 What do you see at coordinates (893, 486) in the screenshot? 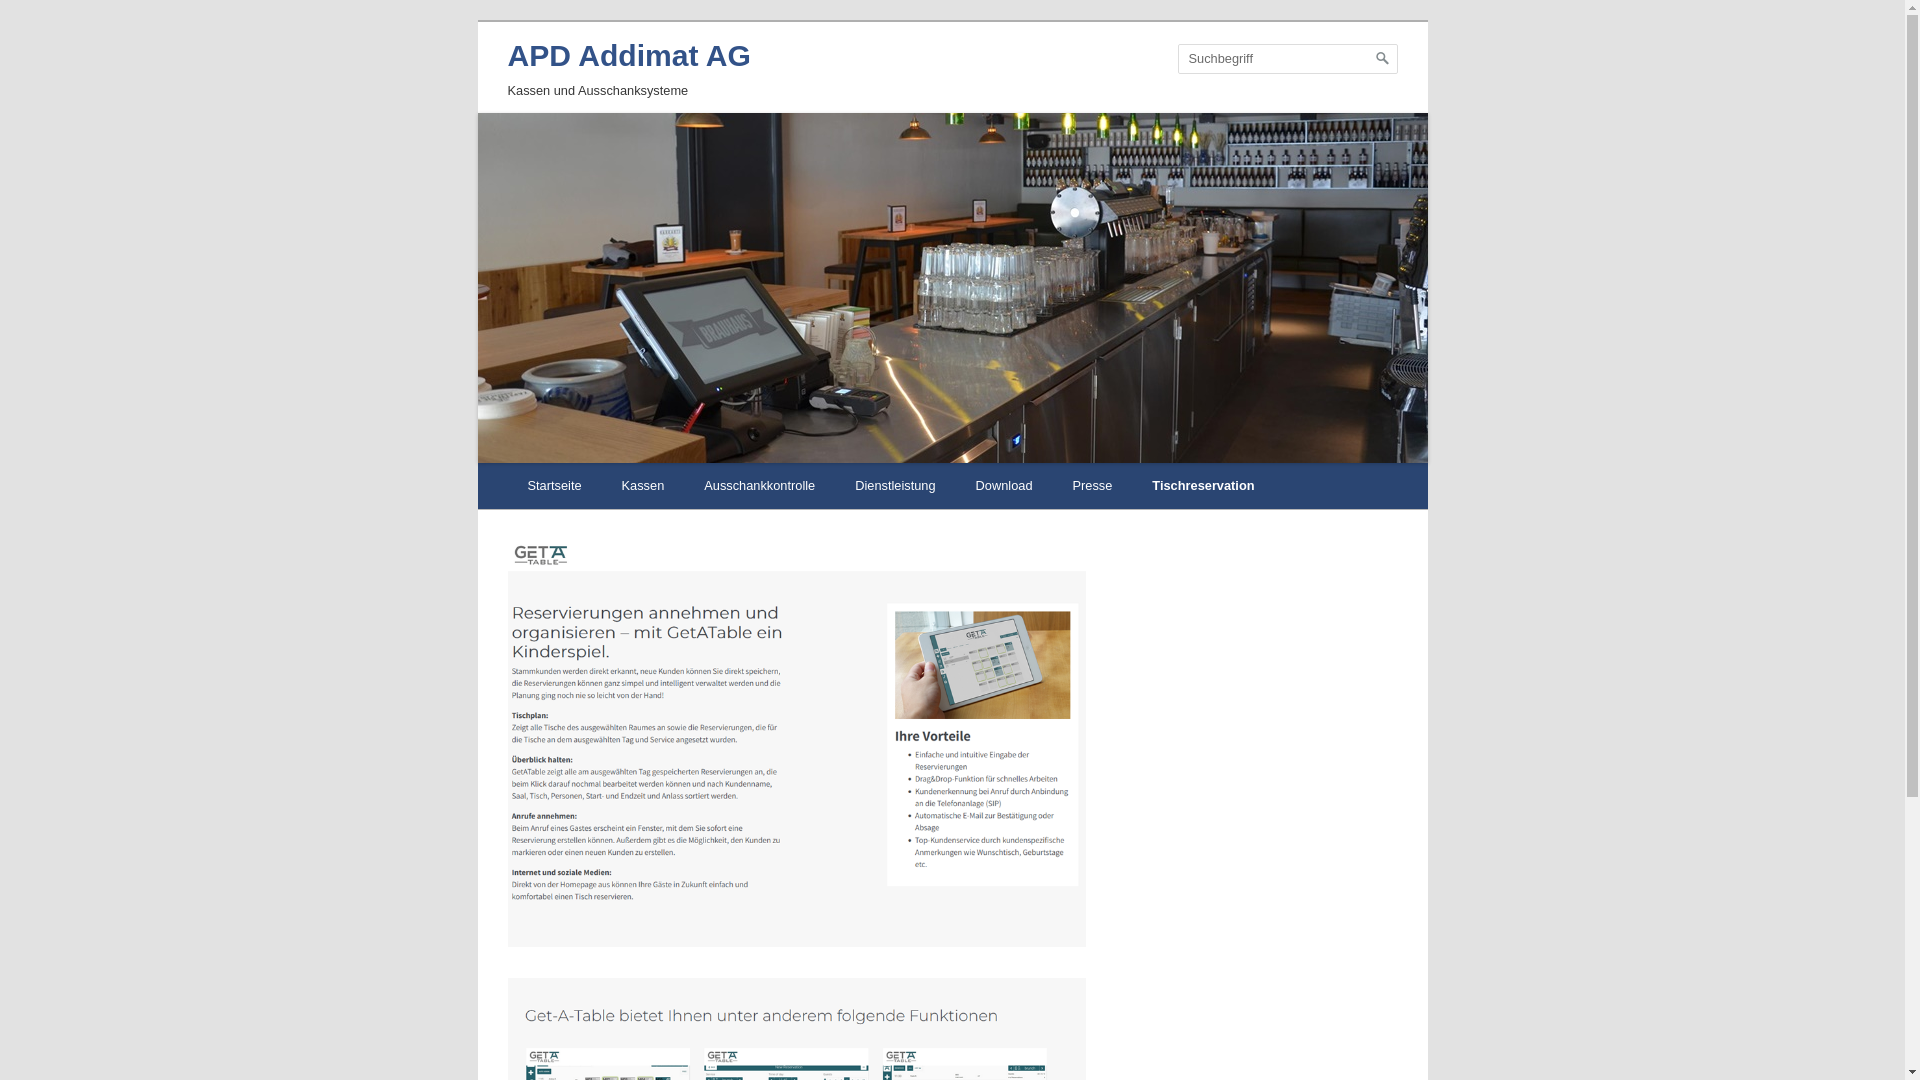
I see `'Dienstleistung'` at bounding box center [893, 486].